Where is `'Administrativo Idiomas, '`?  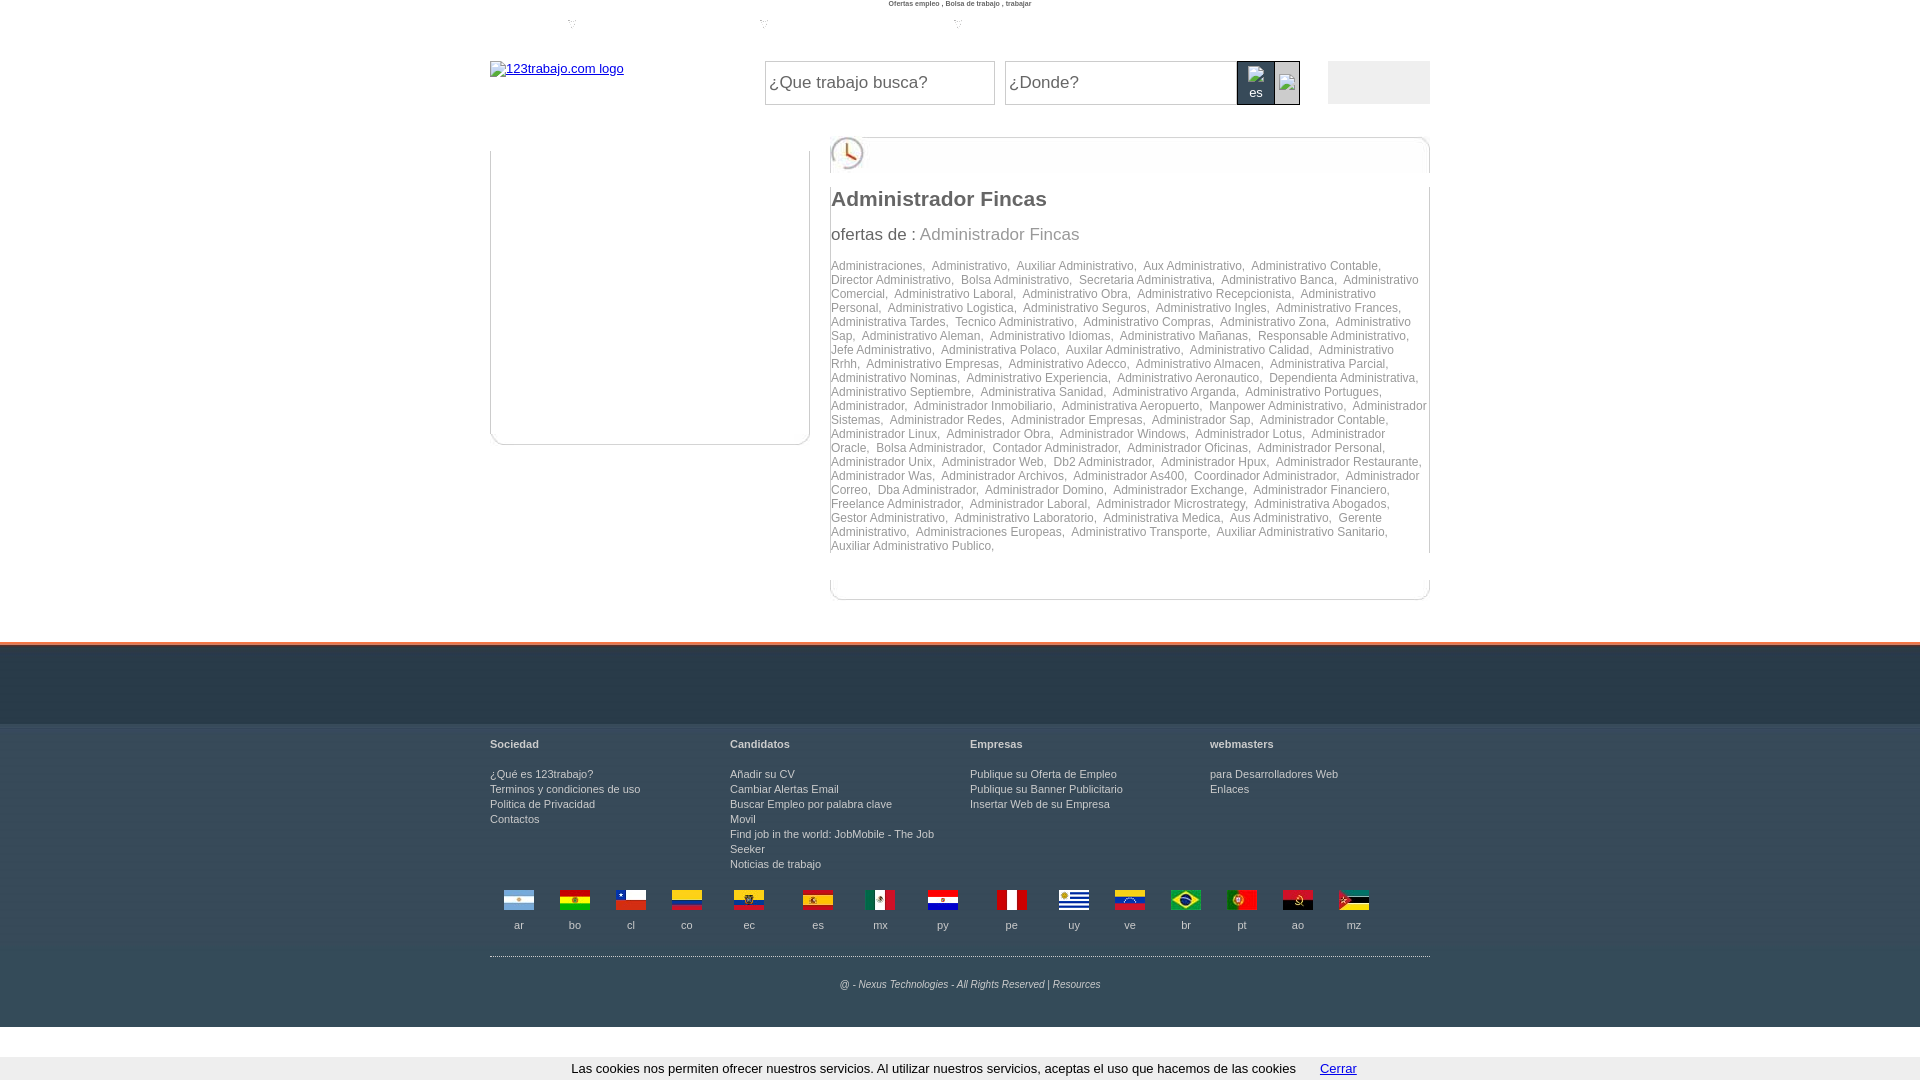 'Administrativo Idiomas, ' is located at coordinates (1054, 334).